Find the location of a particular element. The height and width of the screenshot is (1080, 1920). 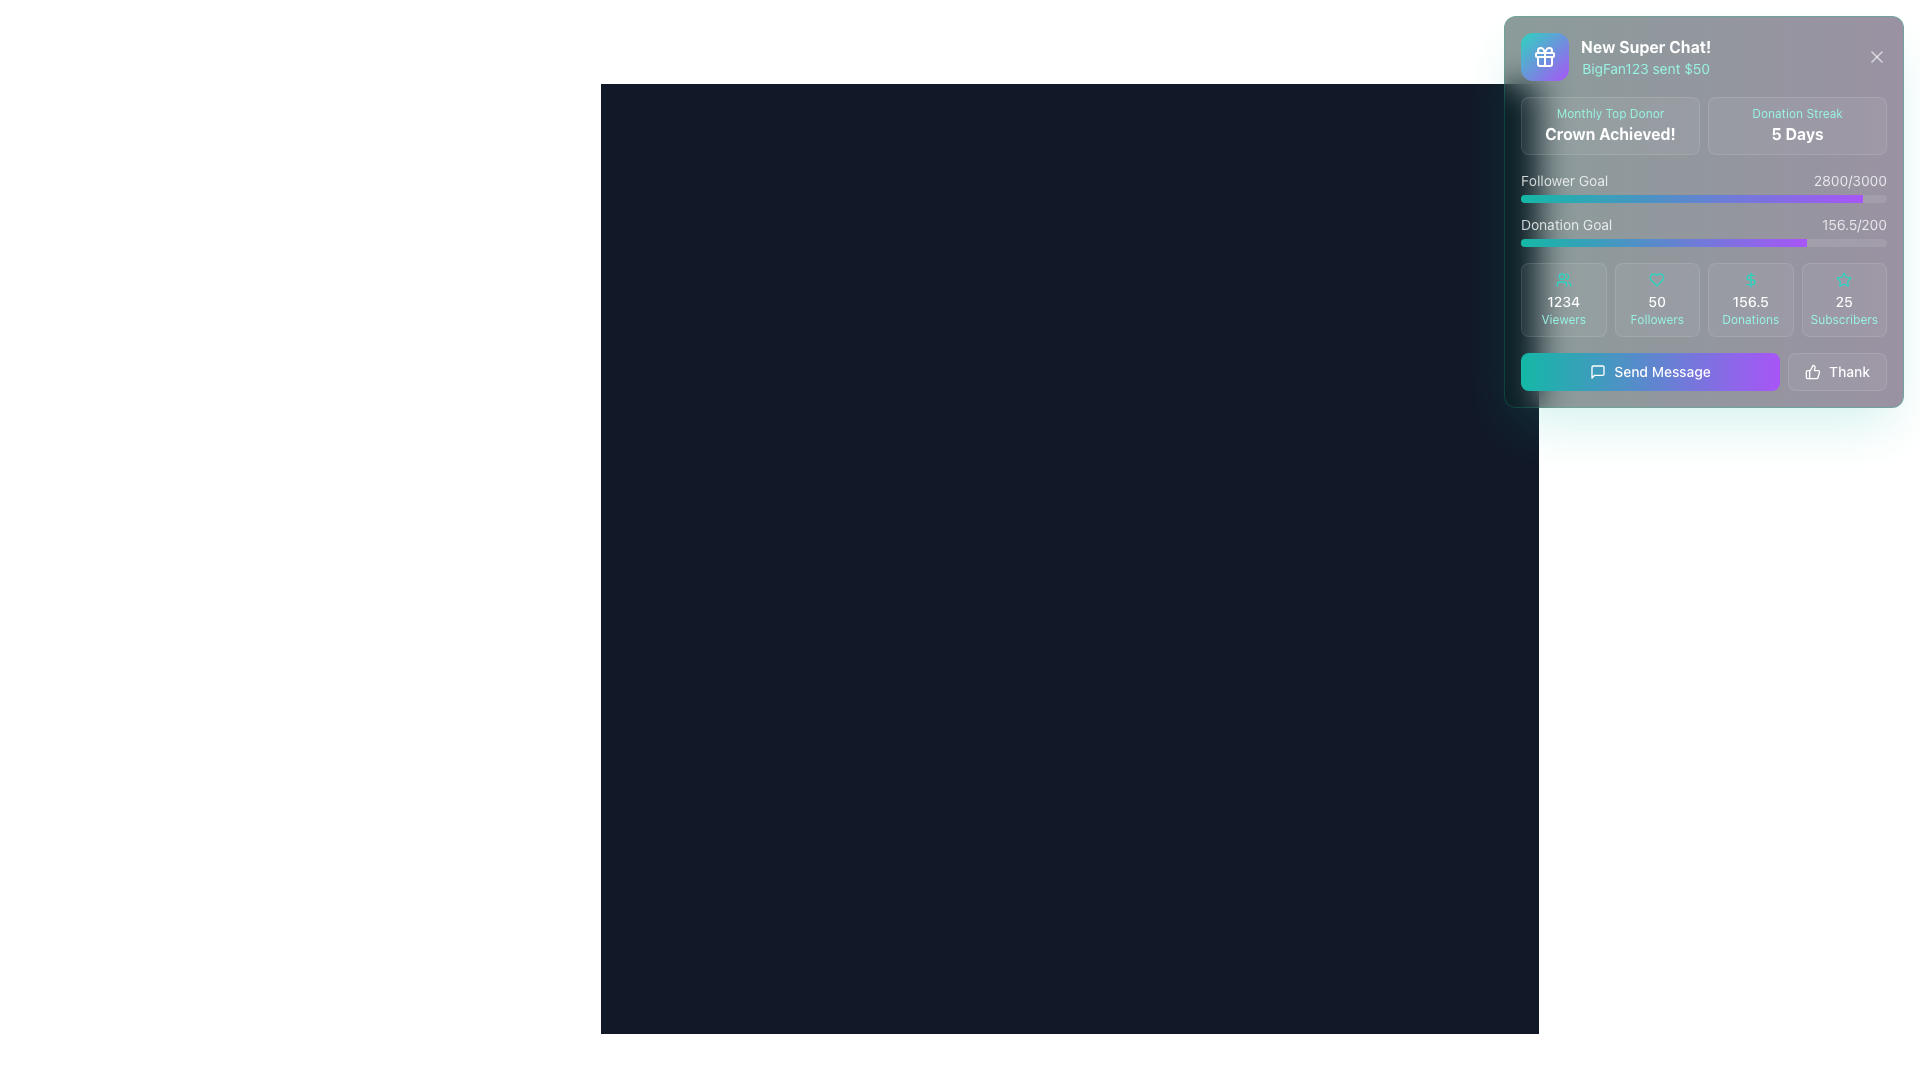

the 'Donation Streak' static text label, which is styled in teal with a small font size and positioned in the upper-right portion of a styled card interface is located at coordinates (1797, 114).